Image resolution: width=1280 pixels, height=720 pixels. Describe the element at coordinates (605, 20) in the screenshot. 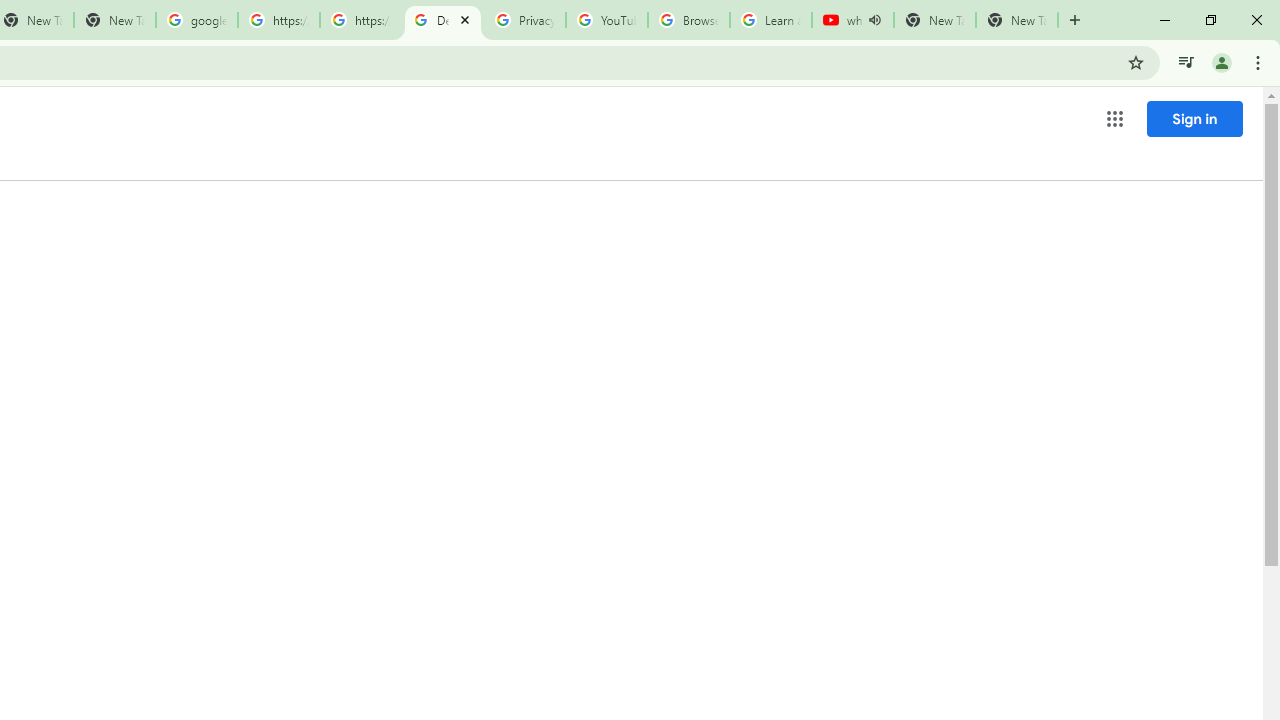

I see `'YouTube'` at that location.